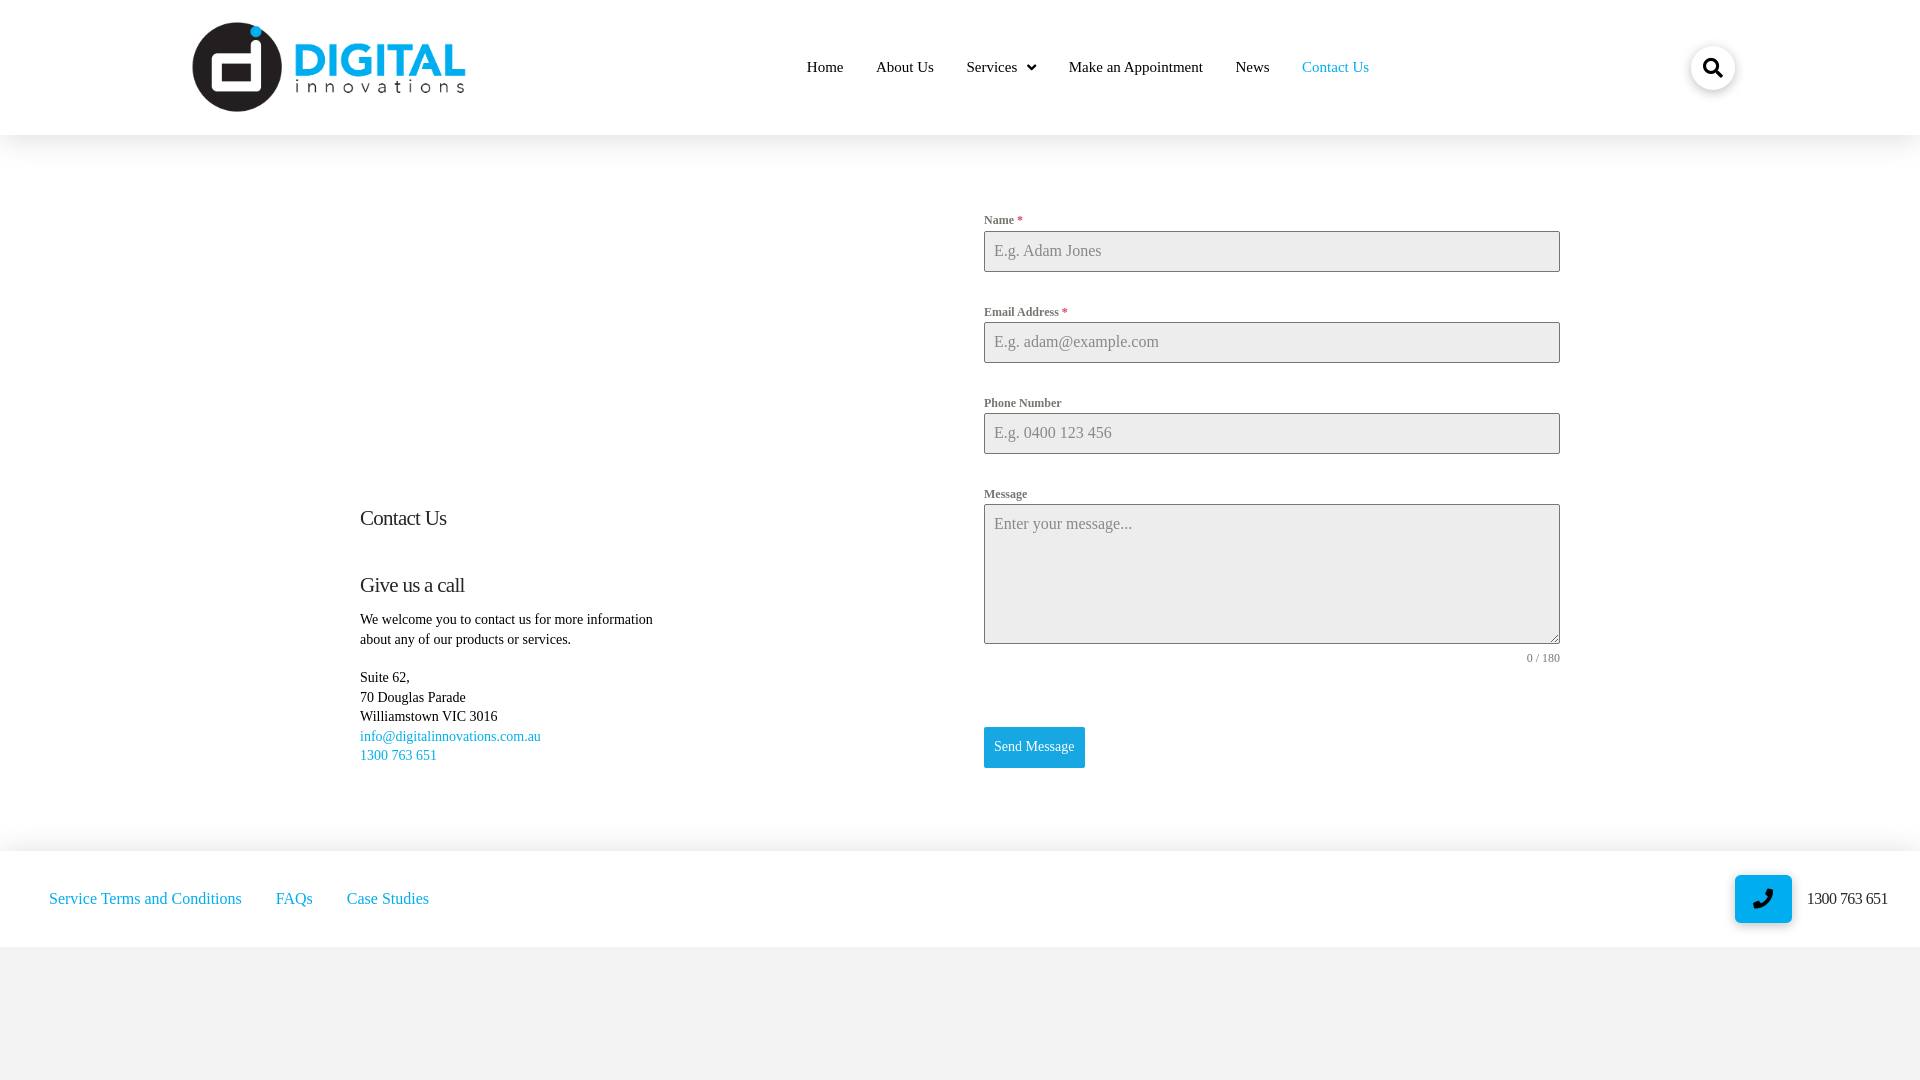  Describe the element at coordinates (825, 67) in the screenshot. I see `'Home'` at that location.